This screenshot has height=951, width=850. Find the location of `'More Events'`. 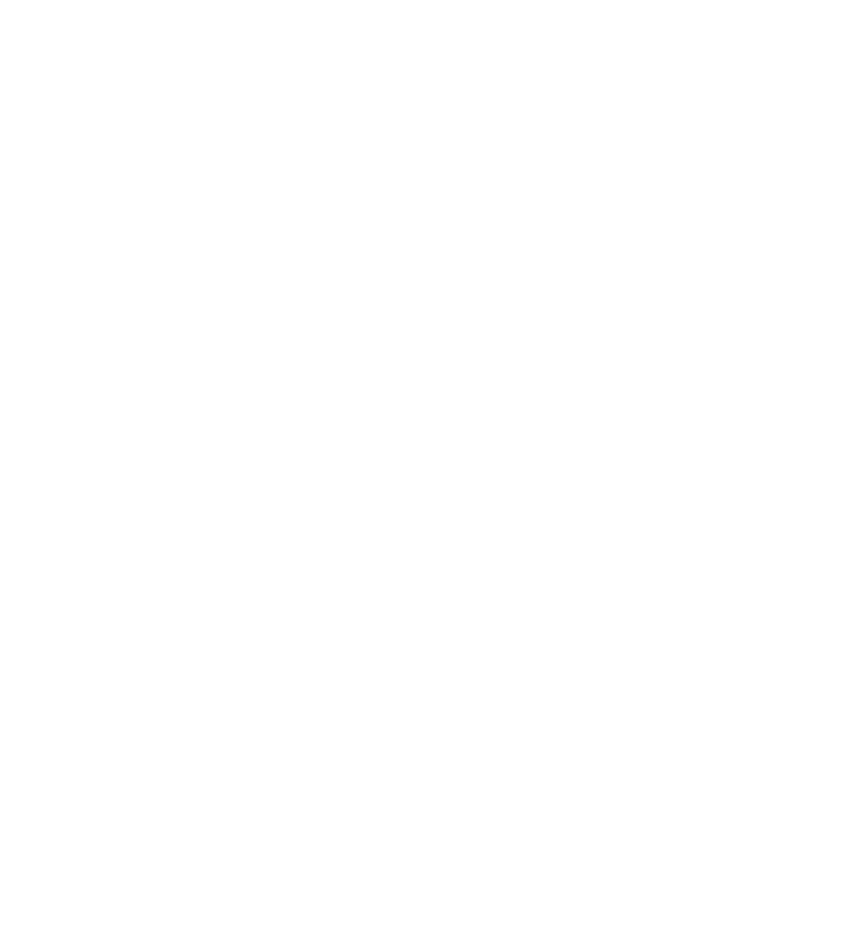

'More Events' is located at coordinates (118, 806).